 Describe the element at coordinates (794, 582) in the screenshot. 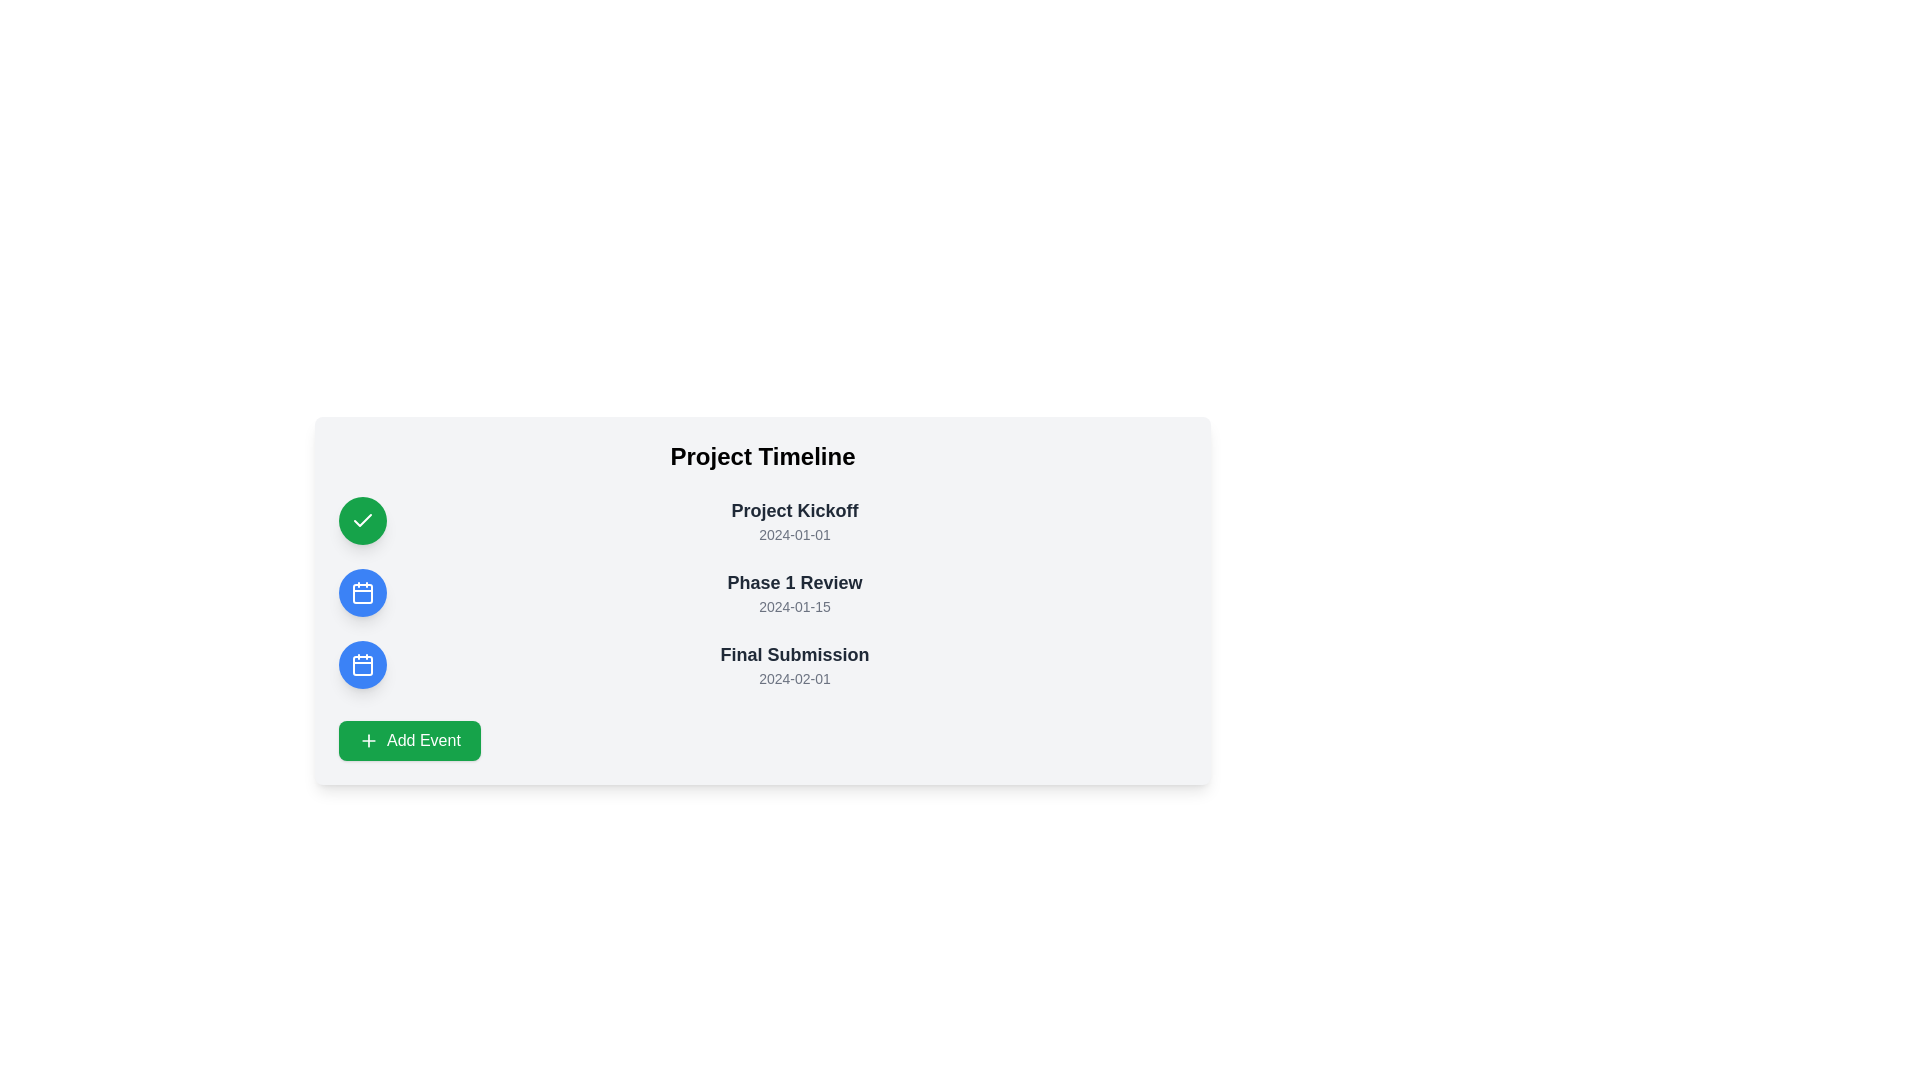

I see `text displayed in the centrally placed Text Label identifying the 'Phase 1 Review' event within the vertical timeline structure` at that location.